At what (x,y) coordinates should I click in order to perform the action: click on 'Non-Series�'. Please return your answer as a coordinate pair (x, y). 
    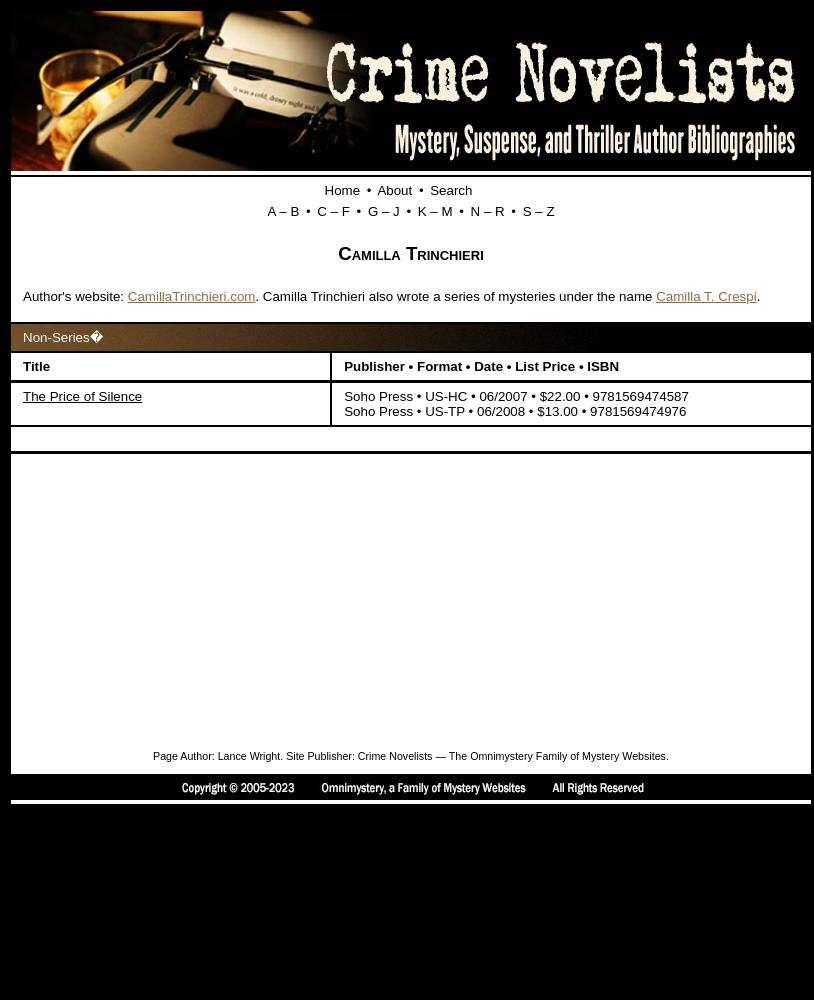
    Looking at the image, I should click on (61, 336).